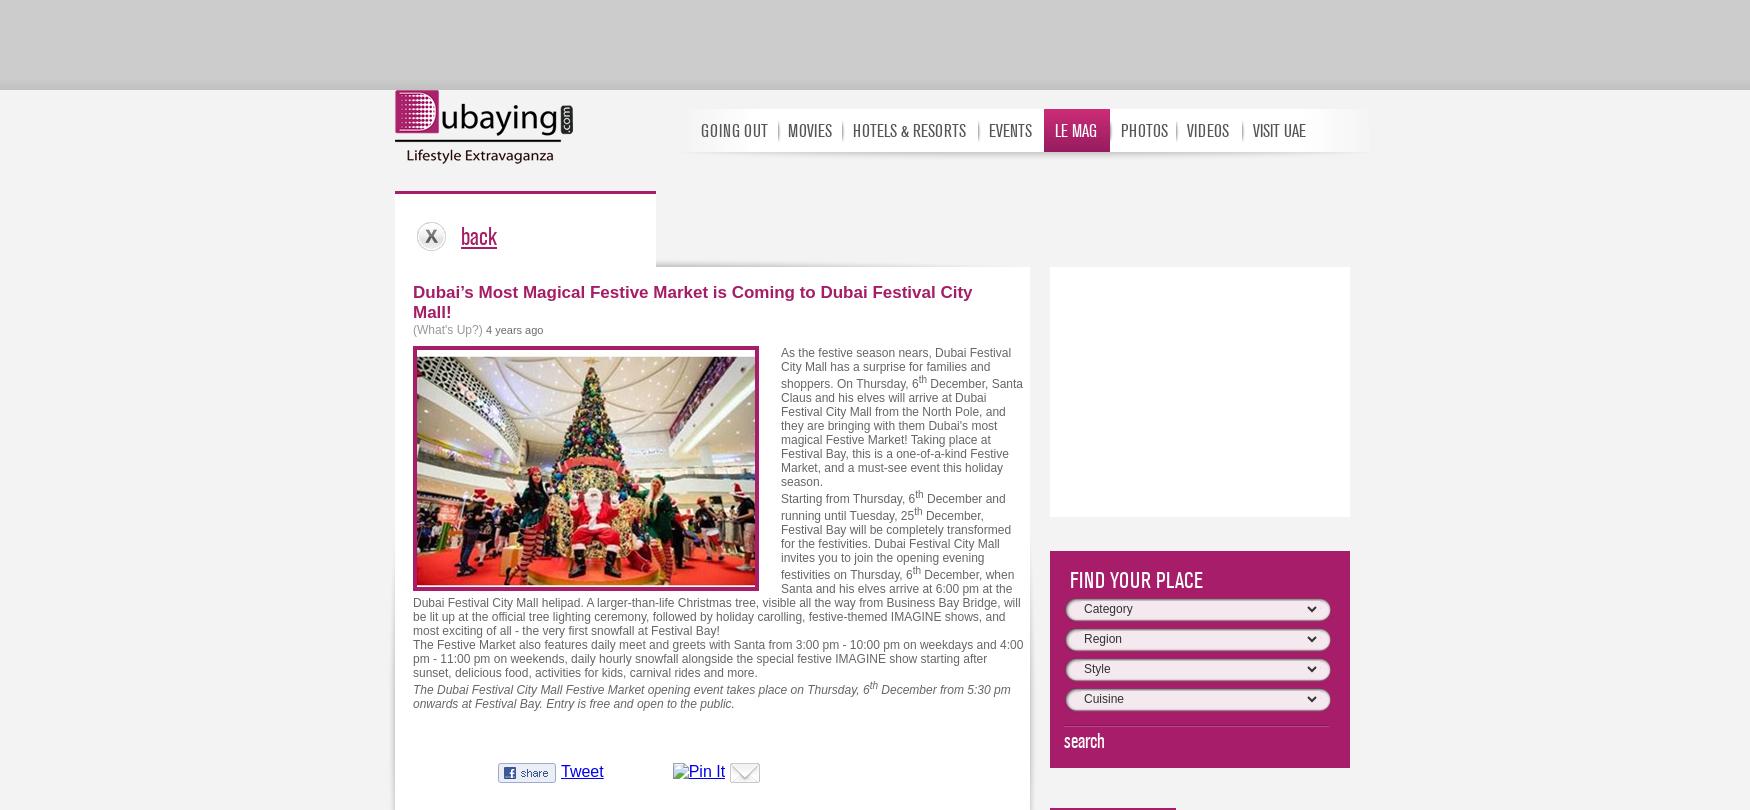 This screenshot has width=1750, height=810. What do you see at coordinates (988, 131) in the screenshot?
I see `'EVENTS'` at bounding box center [988, 131].